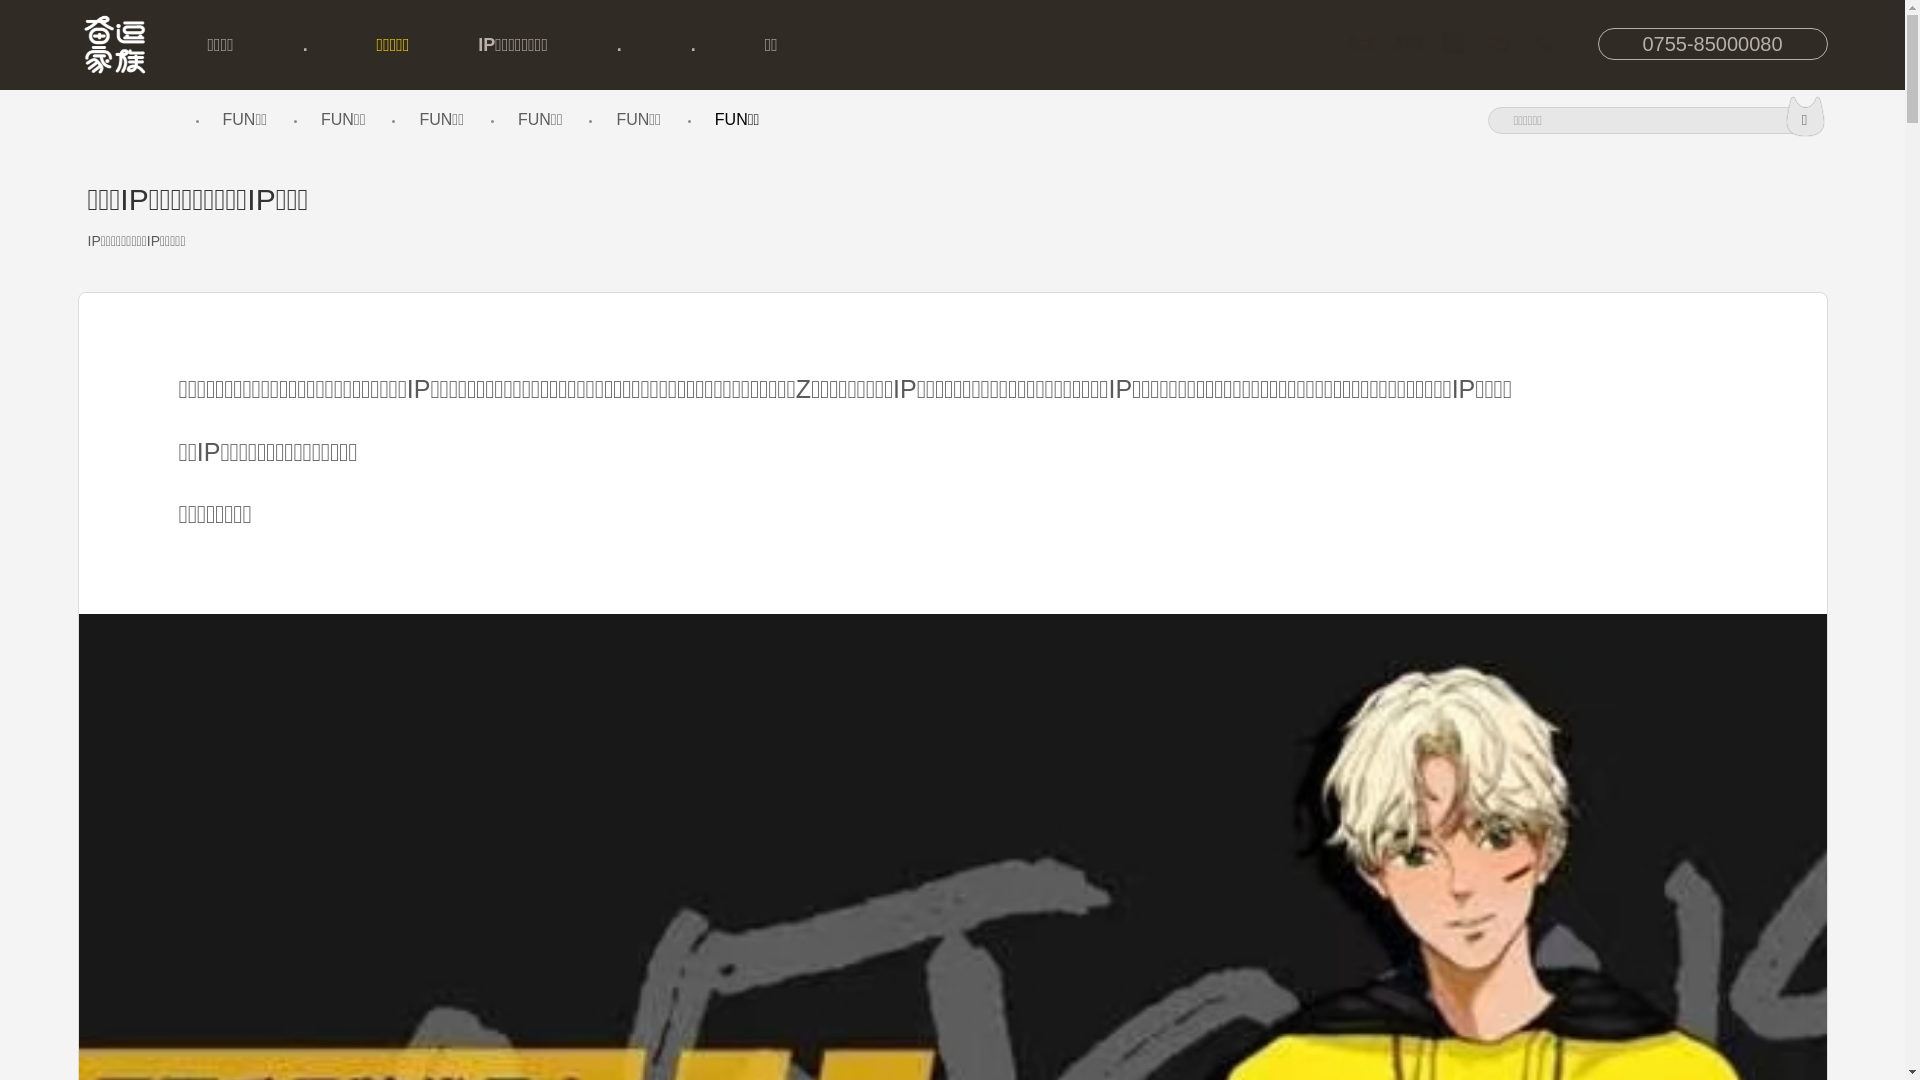 Image resolution: width=1920 pixels, height=1080 pixels. Describe the element at coordinates (1712, 43) in the screenshot. I see `'0755-85000080'` at that location.